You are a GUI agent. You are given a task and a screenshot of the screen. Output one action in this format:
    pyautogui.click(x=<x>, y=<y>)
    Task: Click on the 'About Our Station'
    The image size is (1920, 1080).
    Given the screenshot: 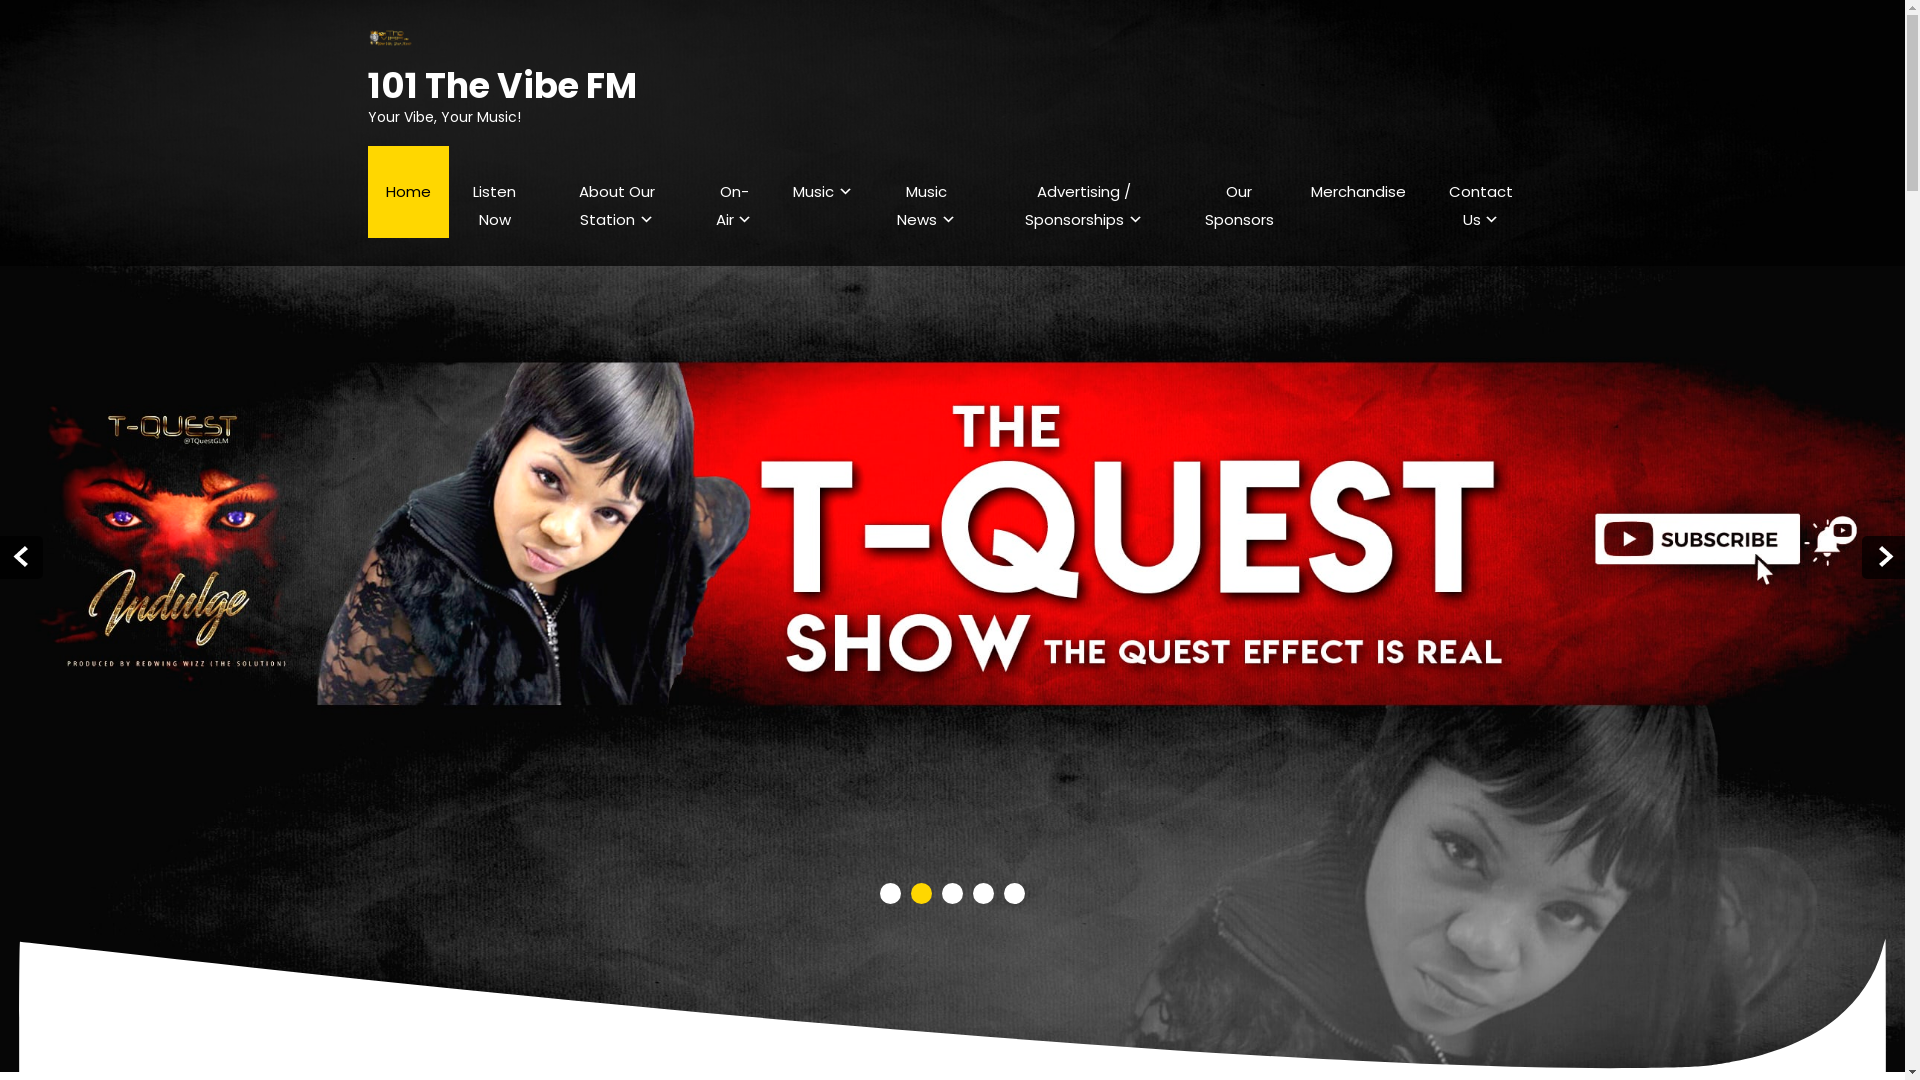 What is the action you would take?
    pyautogui.click(x=541, y=205)
    